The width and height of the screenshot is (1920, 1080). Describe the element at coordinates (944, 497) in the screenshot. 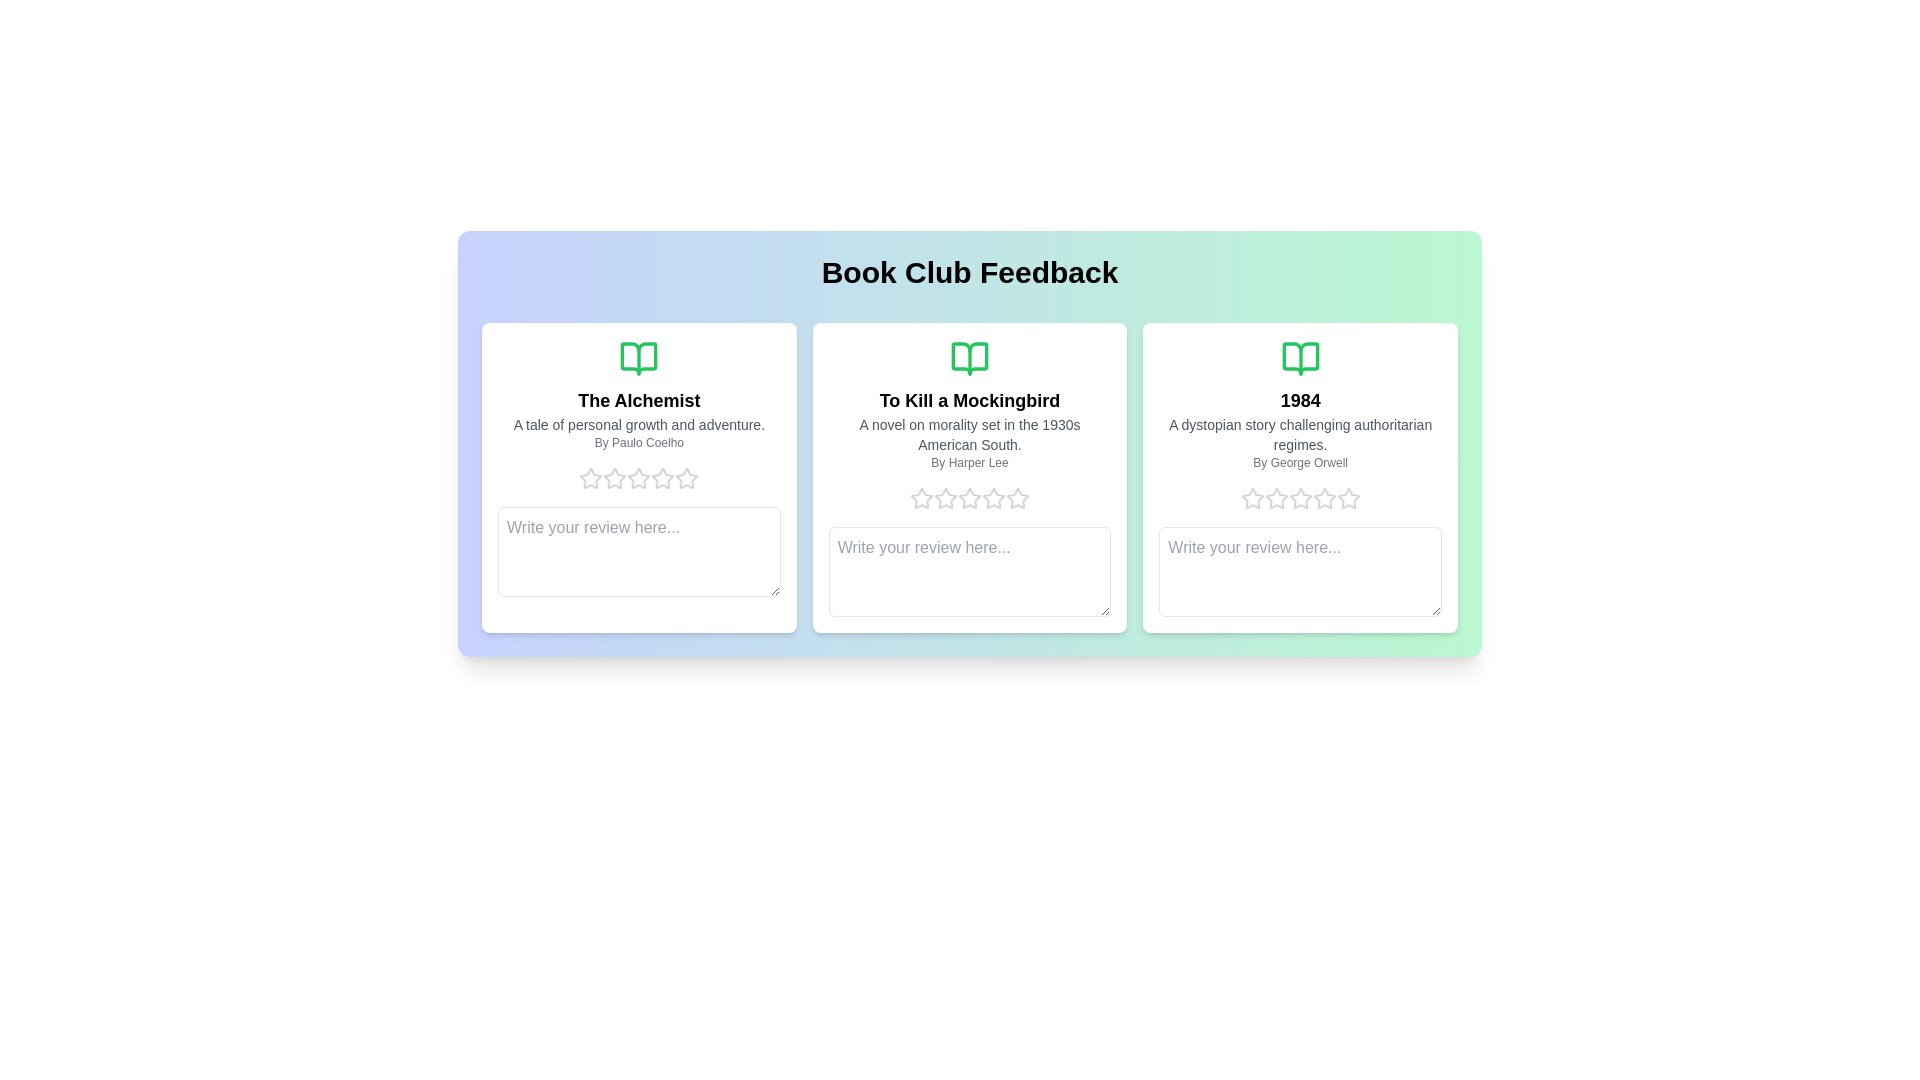

I see `the third star-shaped interactive rating icon in the 'Book Club Feedback' section for 'To Kill a Mockingbird'` at that location.